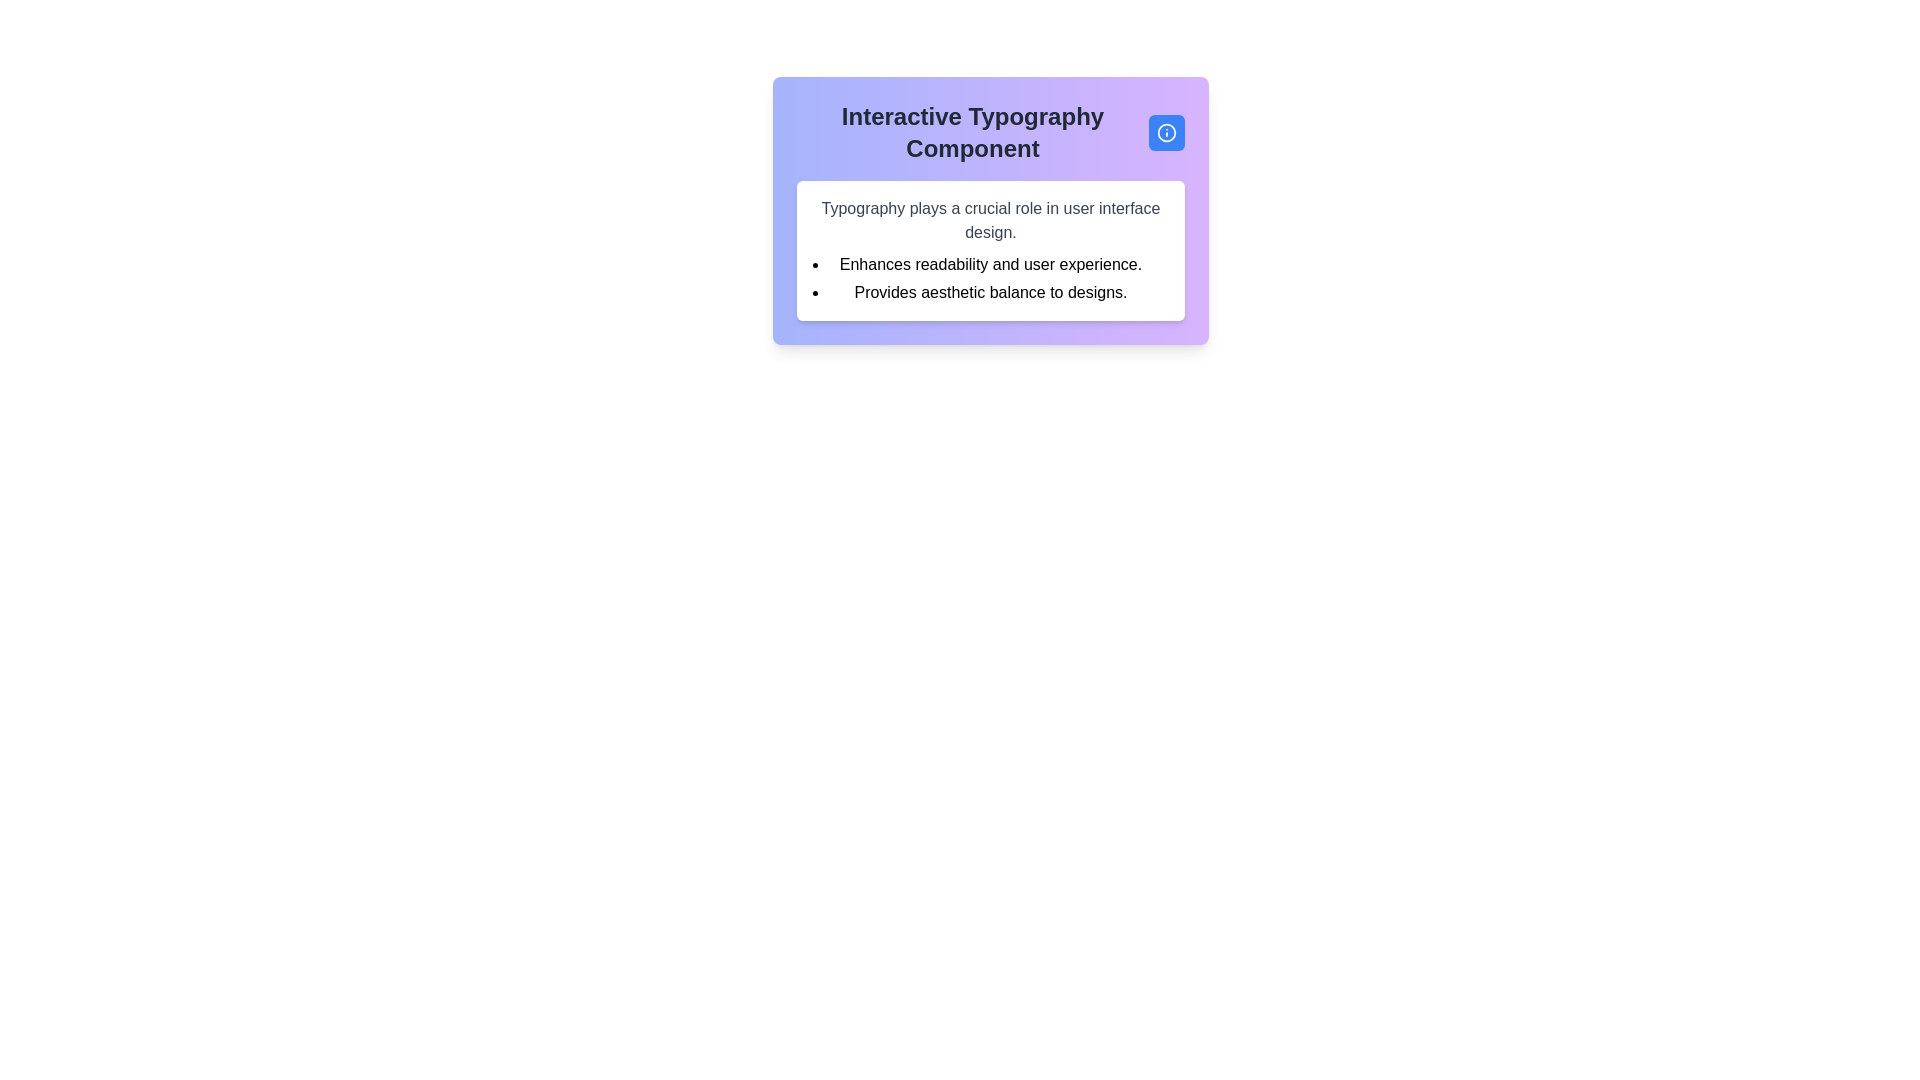 This screenshot has height=1080, width=1920. What do you see at coordinates (1166, 132) in the screenshot?
I see `the icon located at the top-right of the 'Interactive Typography Component' card for accessibility navigation` at bounding box center [1166, 132].